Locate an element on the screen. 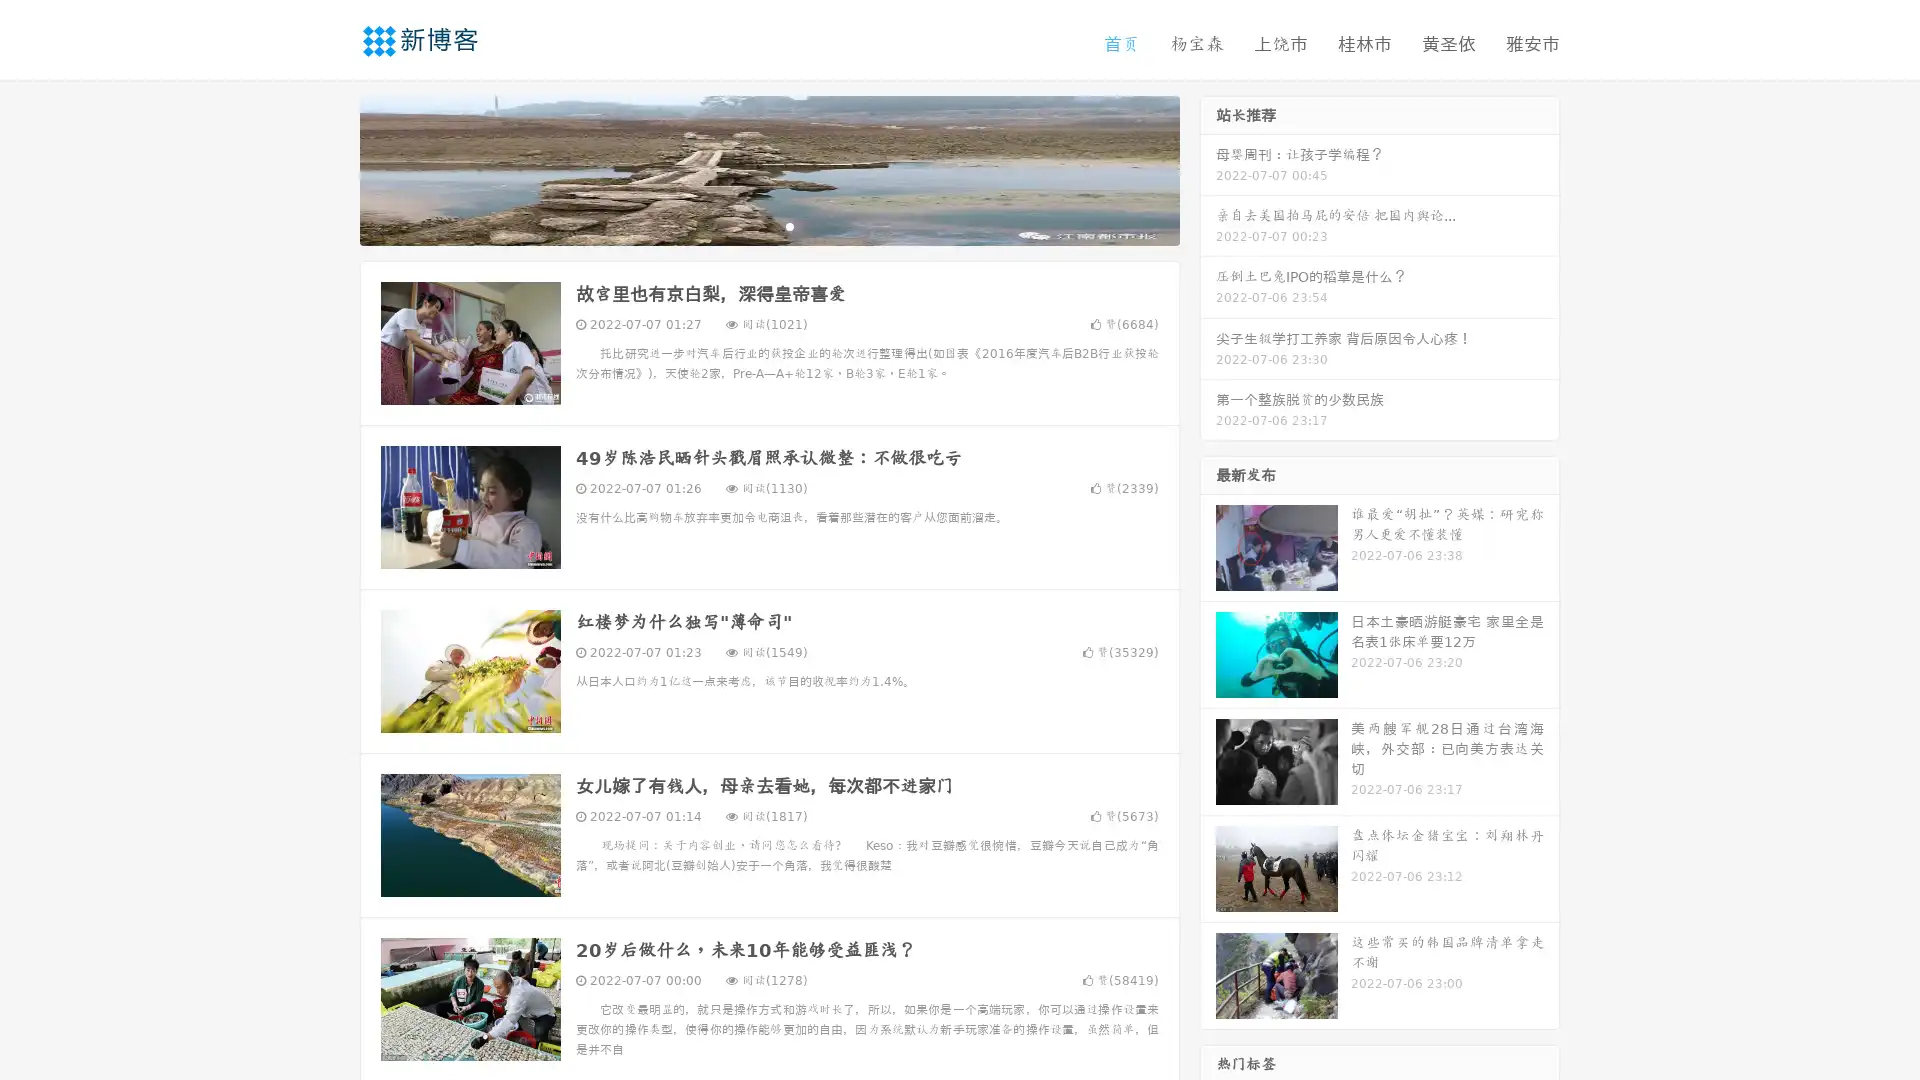  Go to slide 2 is located at coordinates (768, 225).